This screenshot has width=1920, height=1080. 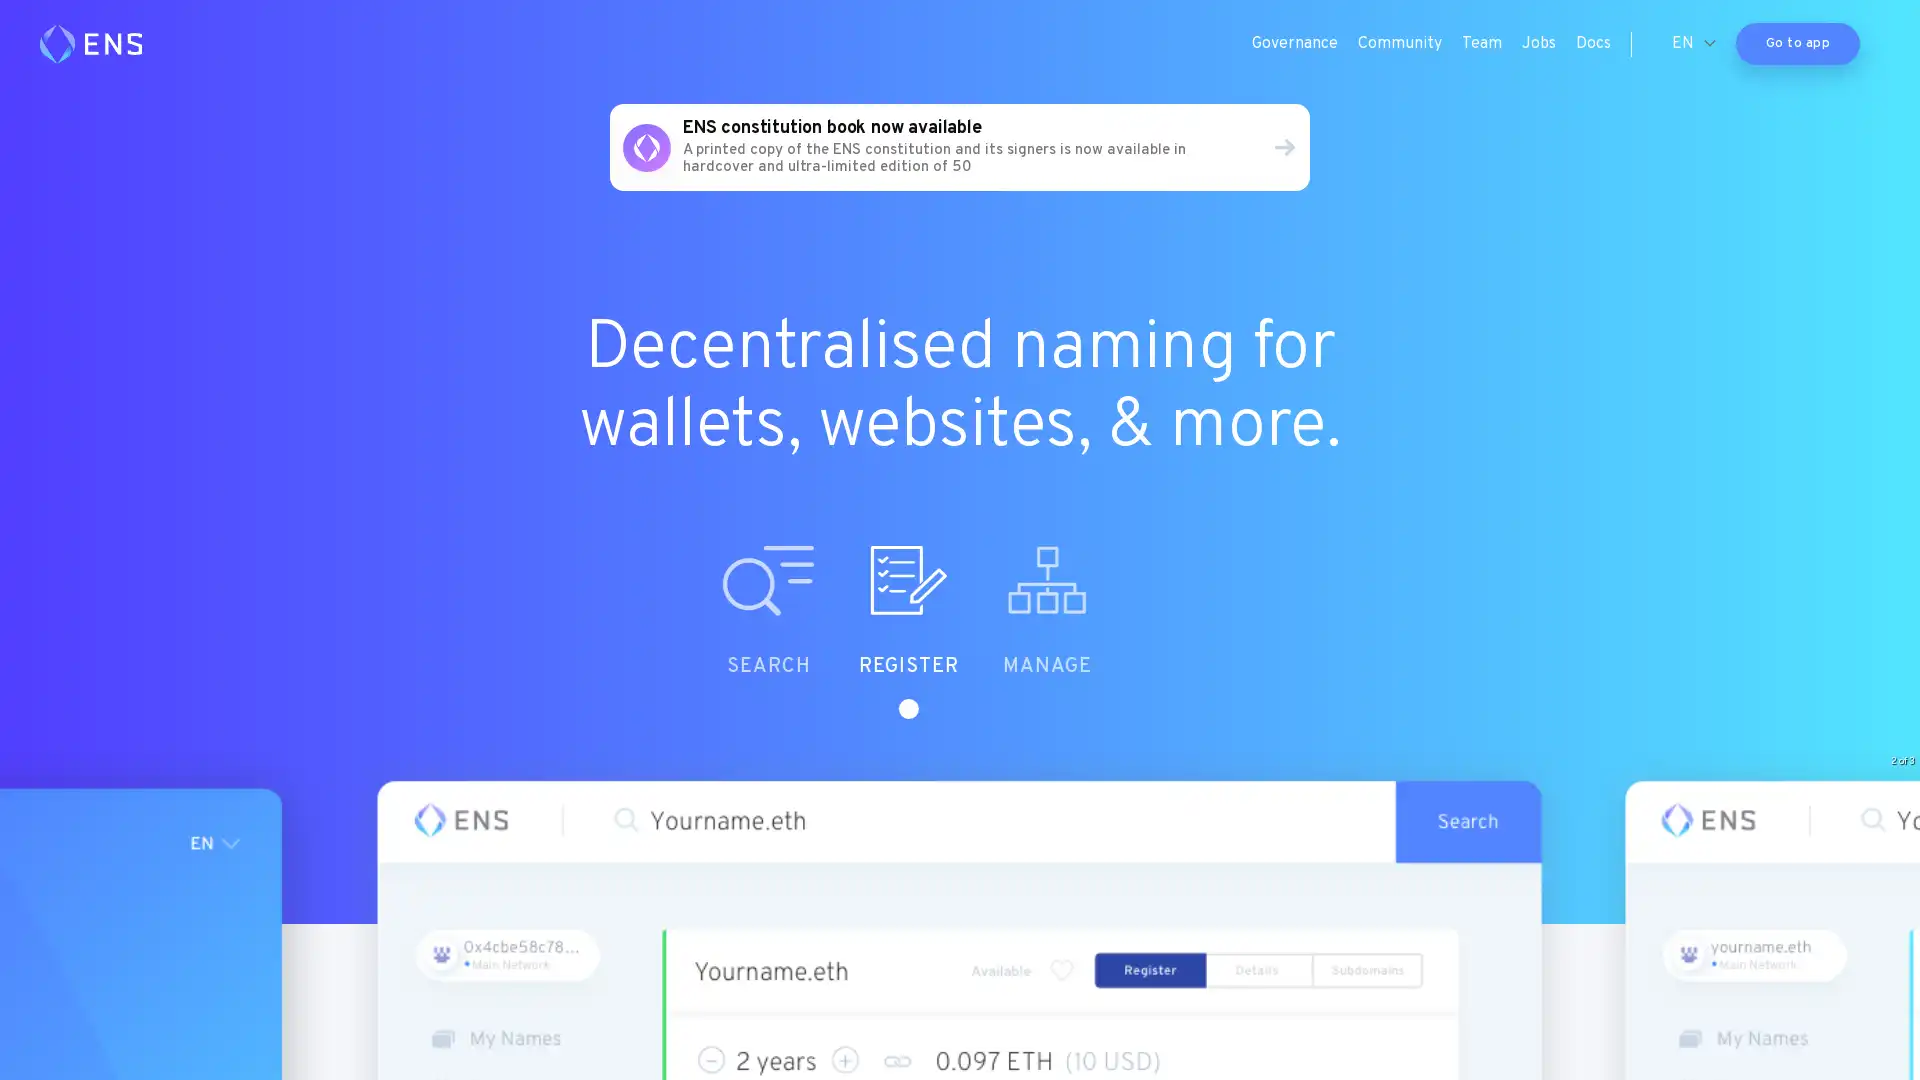 I want to click on slide item 2, so click(x=980, y=632).